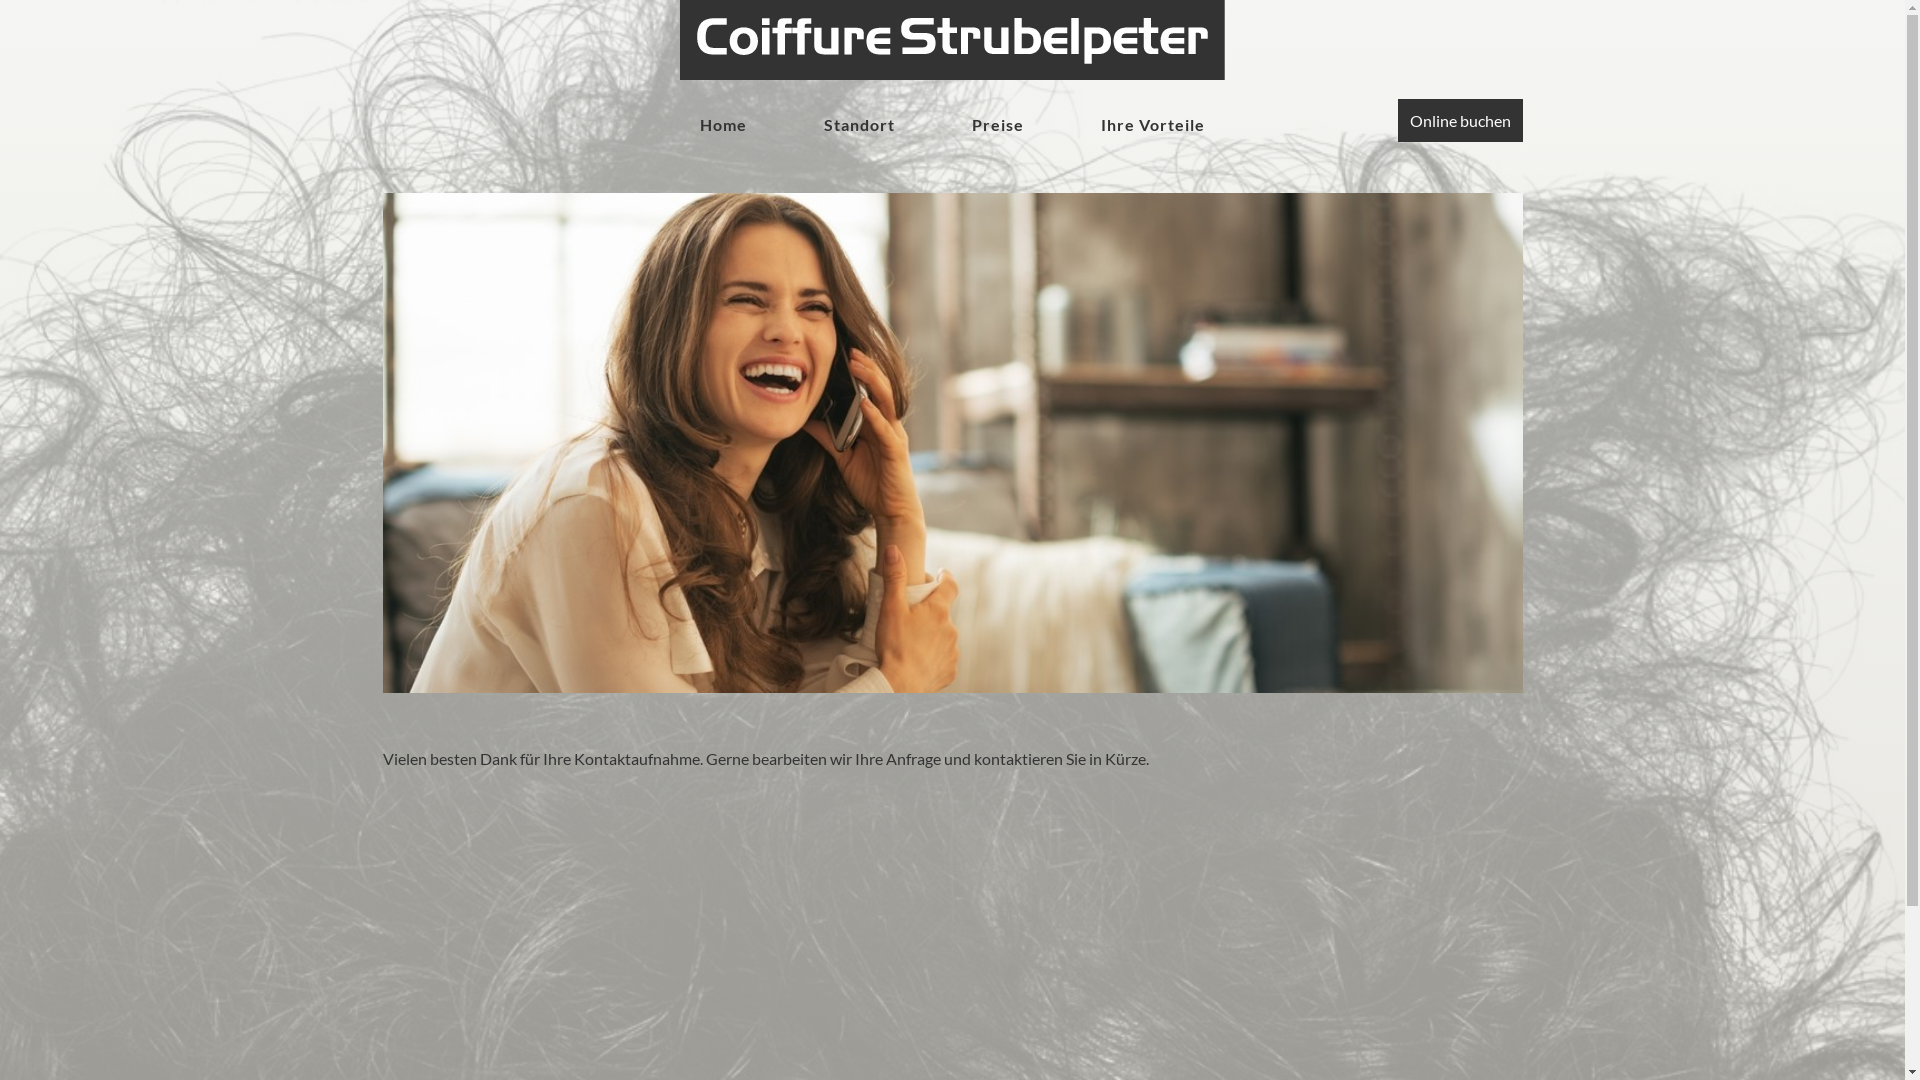 This screenshot has height=1080, width=1920. Describe the element at coordinates (722, 124) in the screenshot. I see `'Home'` at that location.